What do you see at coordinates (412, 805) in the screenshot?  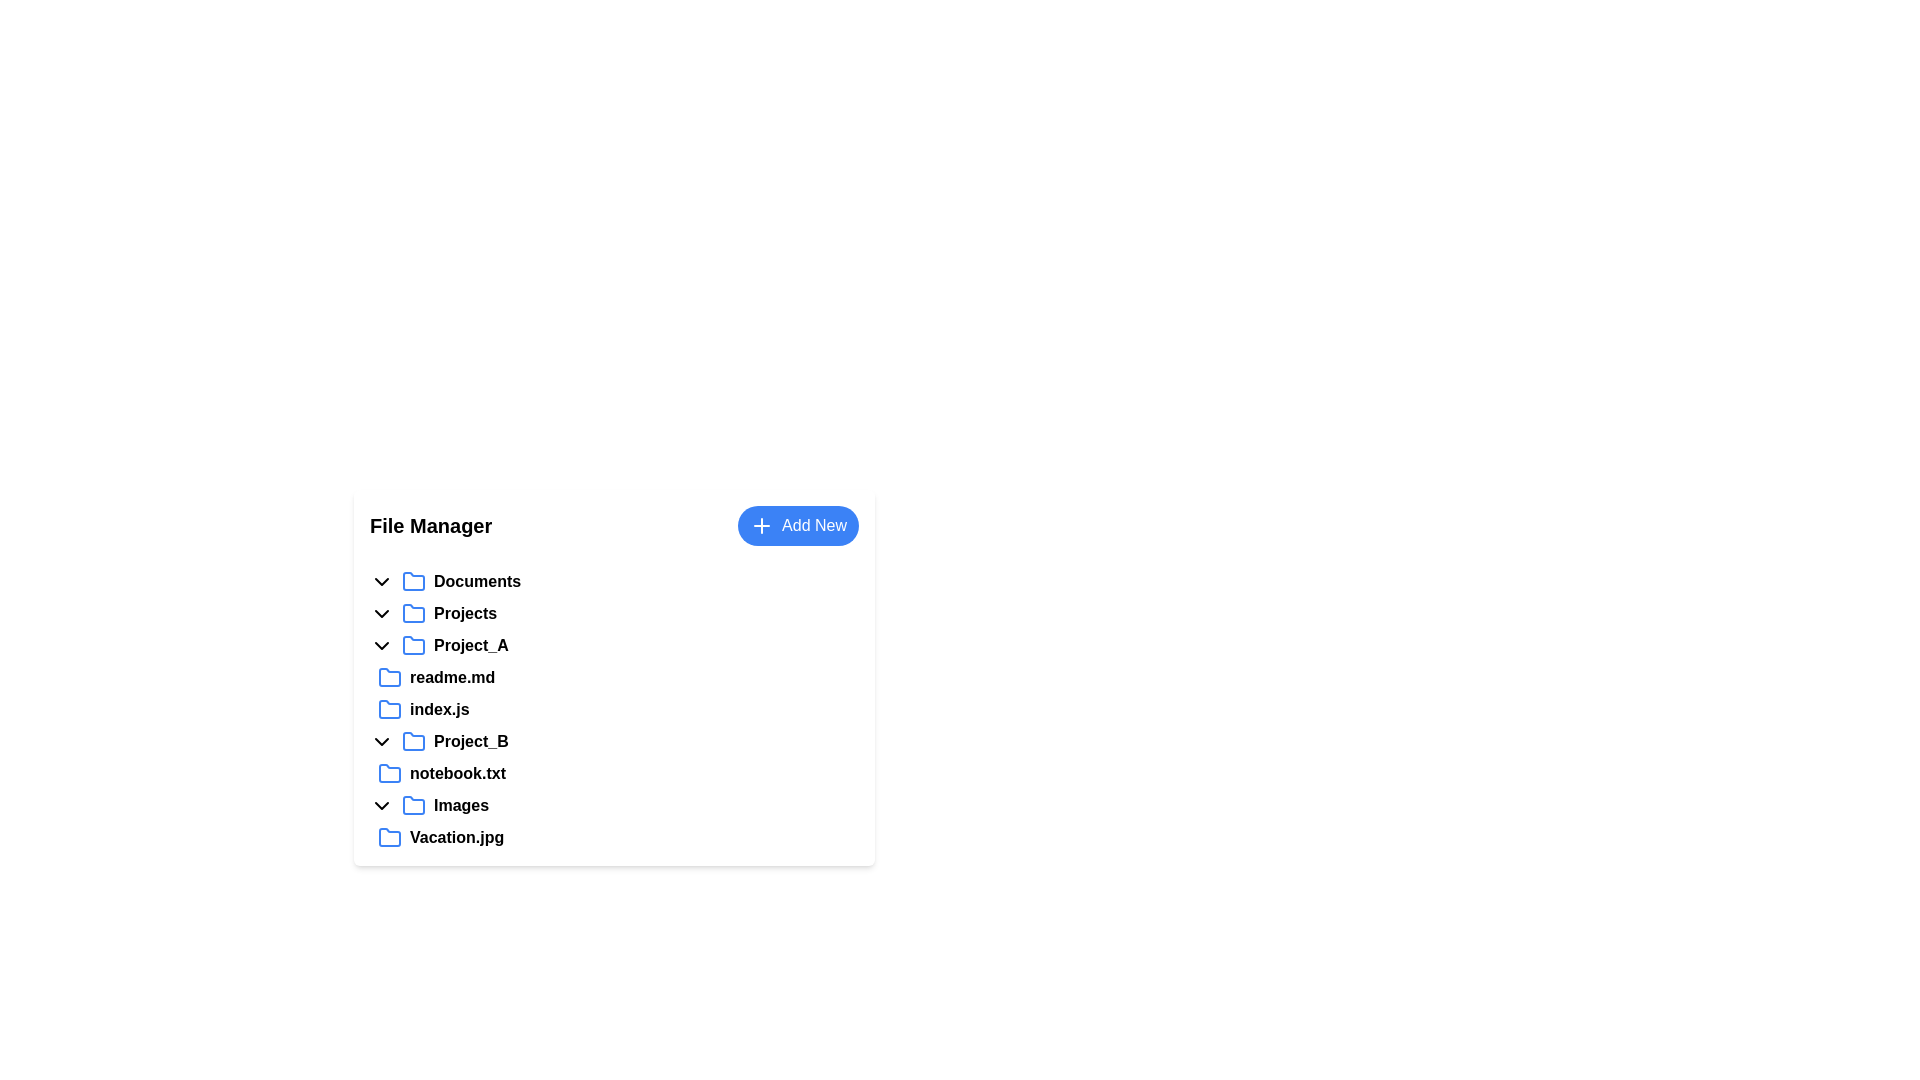 I see `the folder icon with a blue outline located to the left of the 'Images' text in the 'File Manager' section` at bounding box center [412, 805].